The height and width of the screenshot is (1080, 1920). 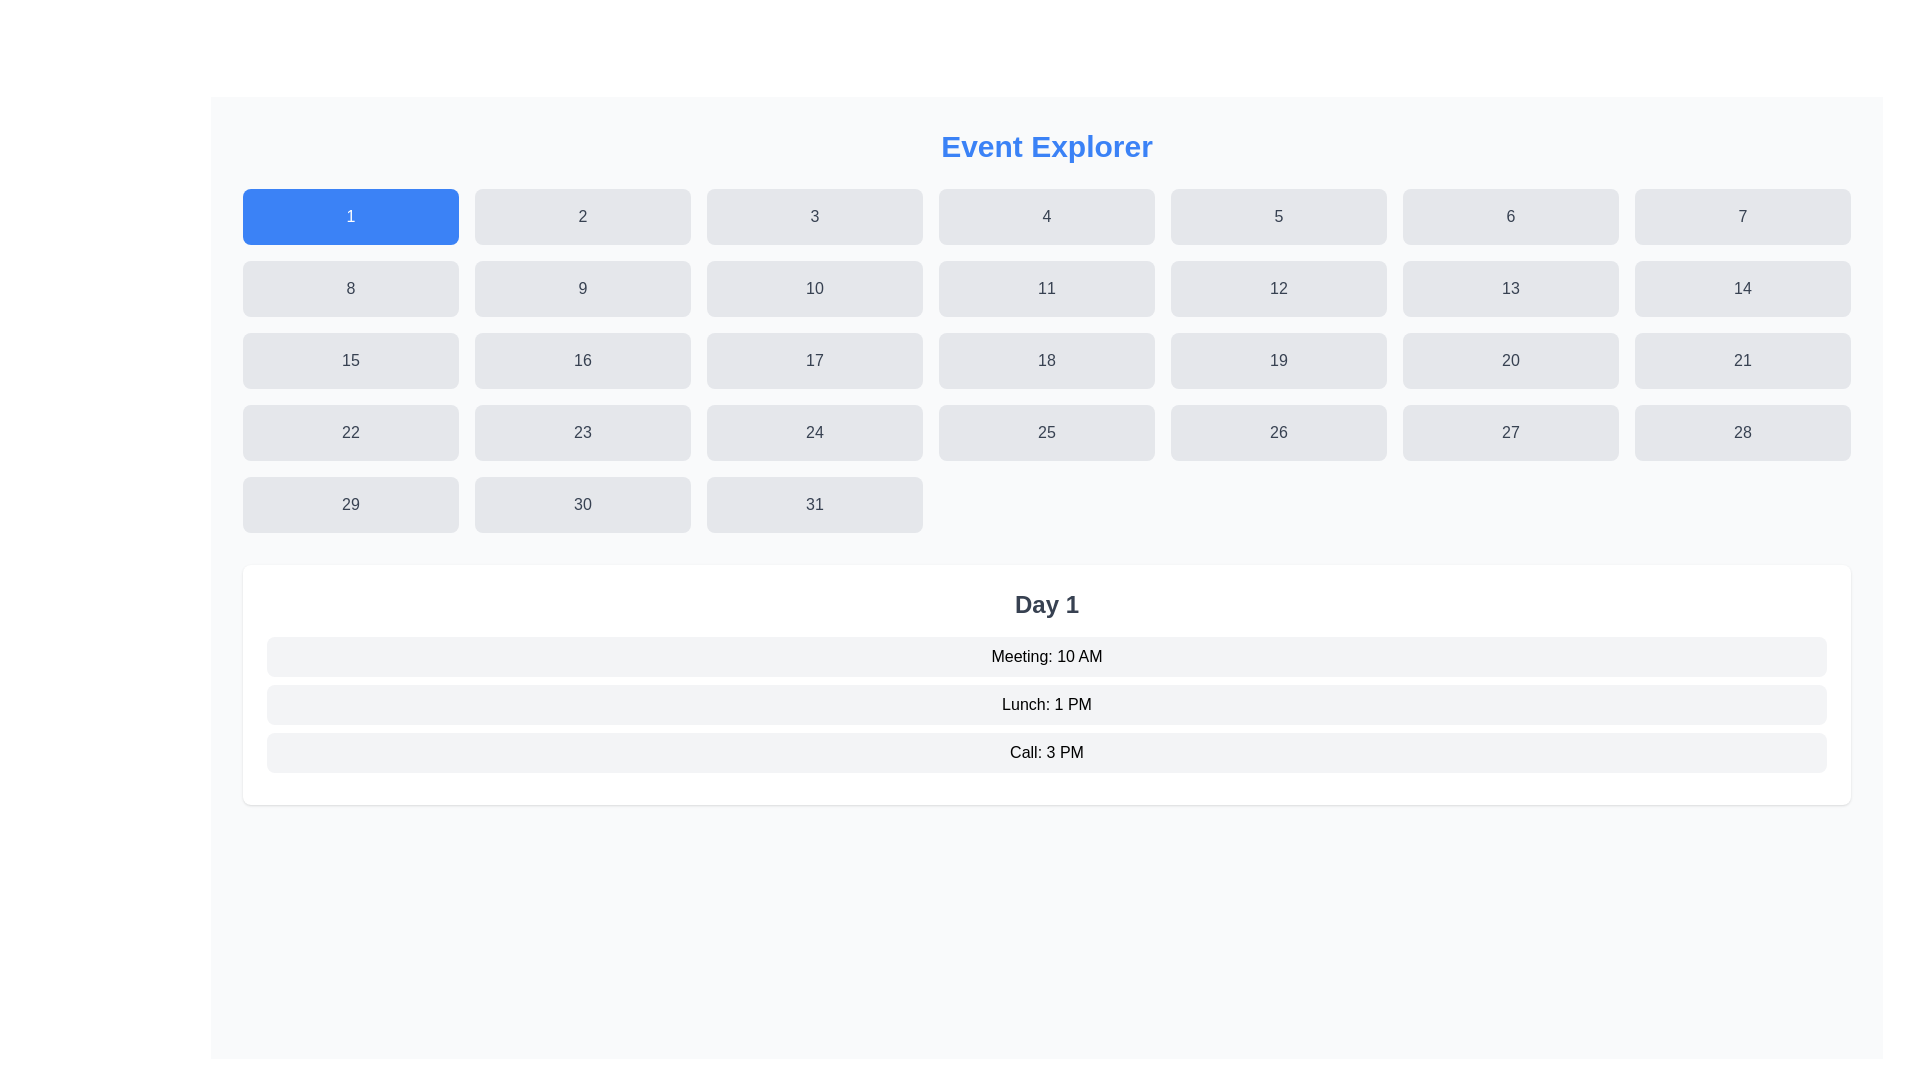 What do you see at coordinates (1045, 361) in the screenshot?
I see `the button representing the number 18, located in the third row and fourth column of the grid layout` at bounding box center [1045, 361].